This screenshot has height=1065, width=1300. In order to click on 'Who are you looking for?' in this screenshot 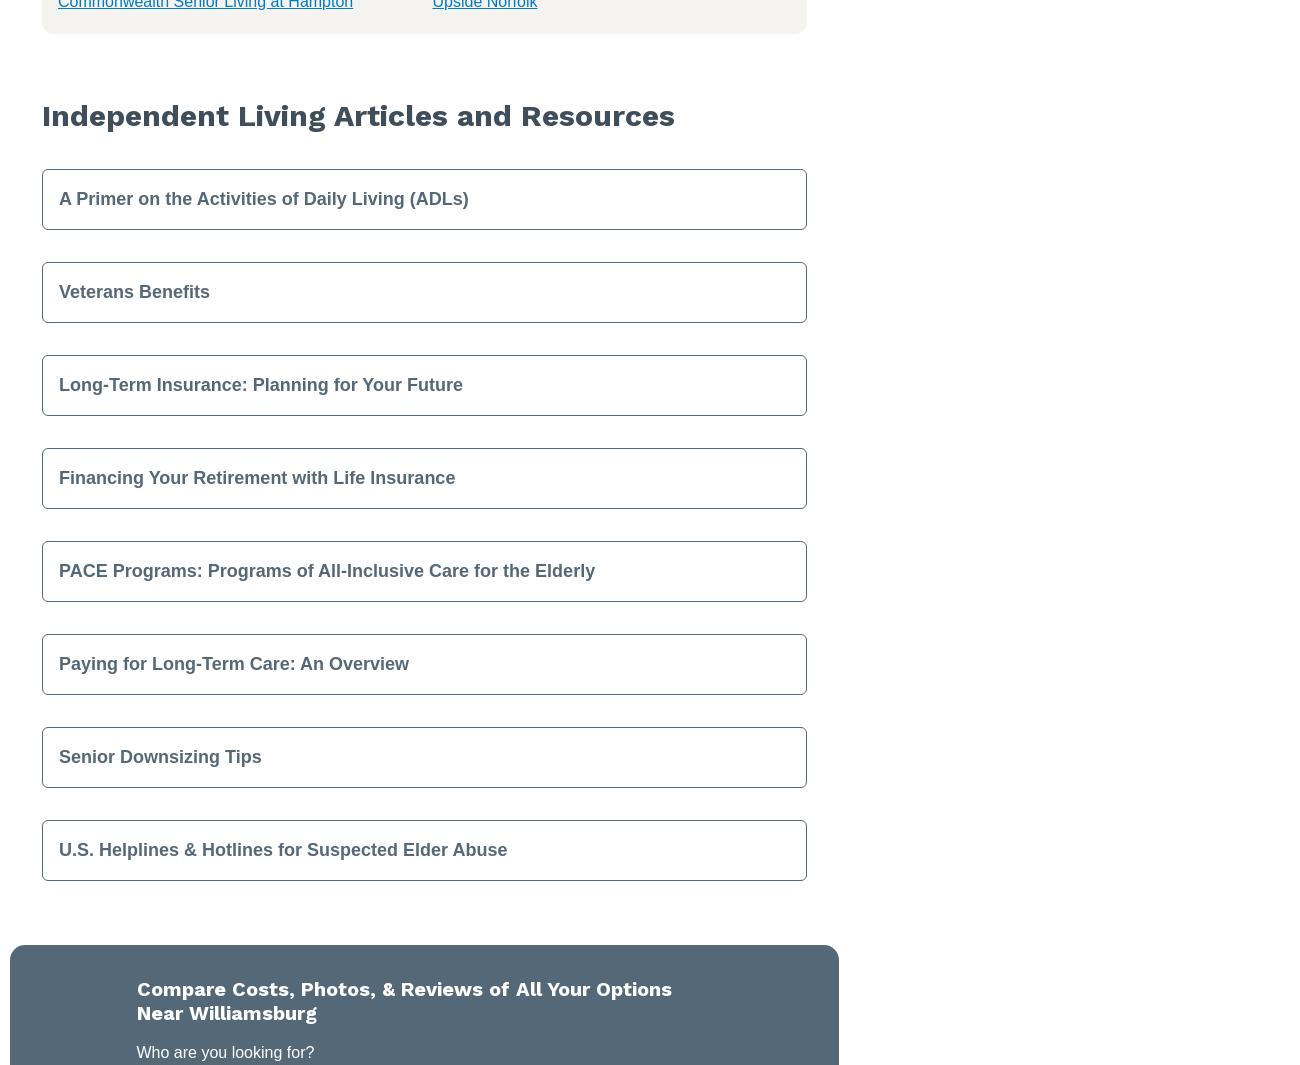, I will do `click(224, 1051)`.